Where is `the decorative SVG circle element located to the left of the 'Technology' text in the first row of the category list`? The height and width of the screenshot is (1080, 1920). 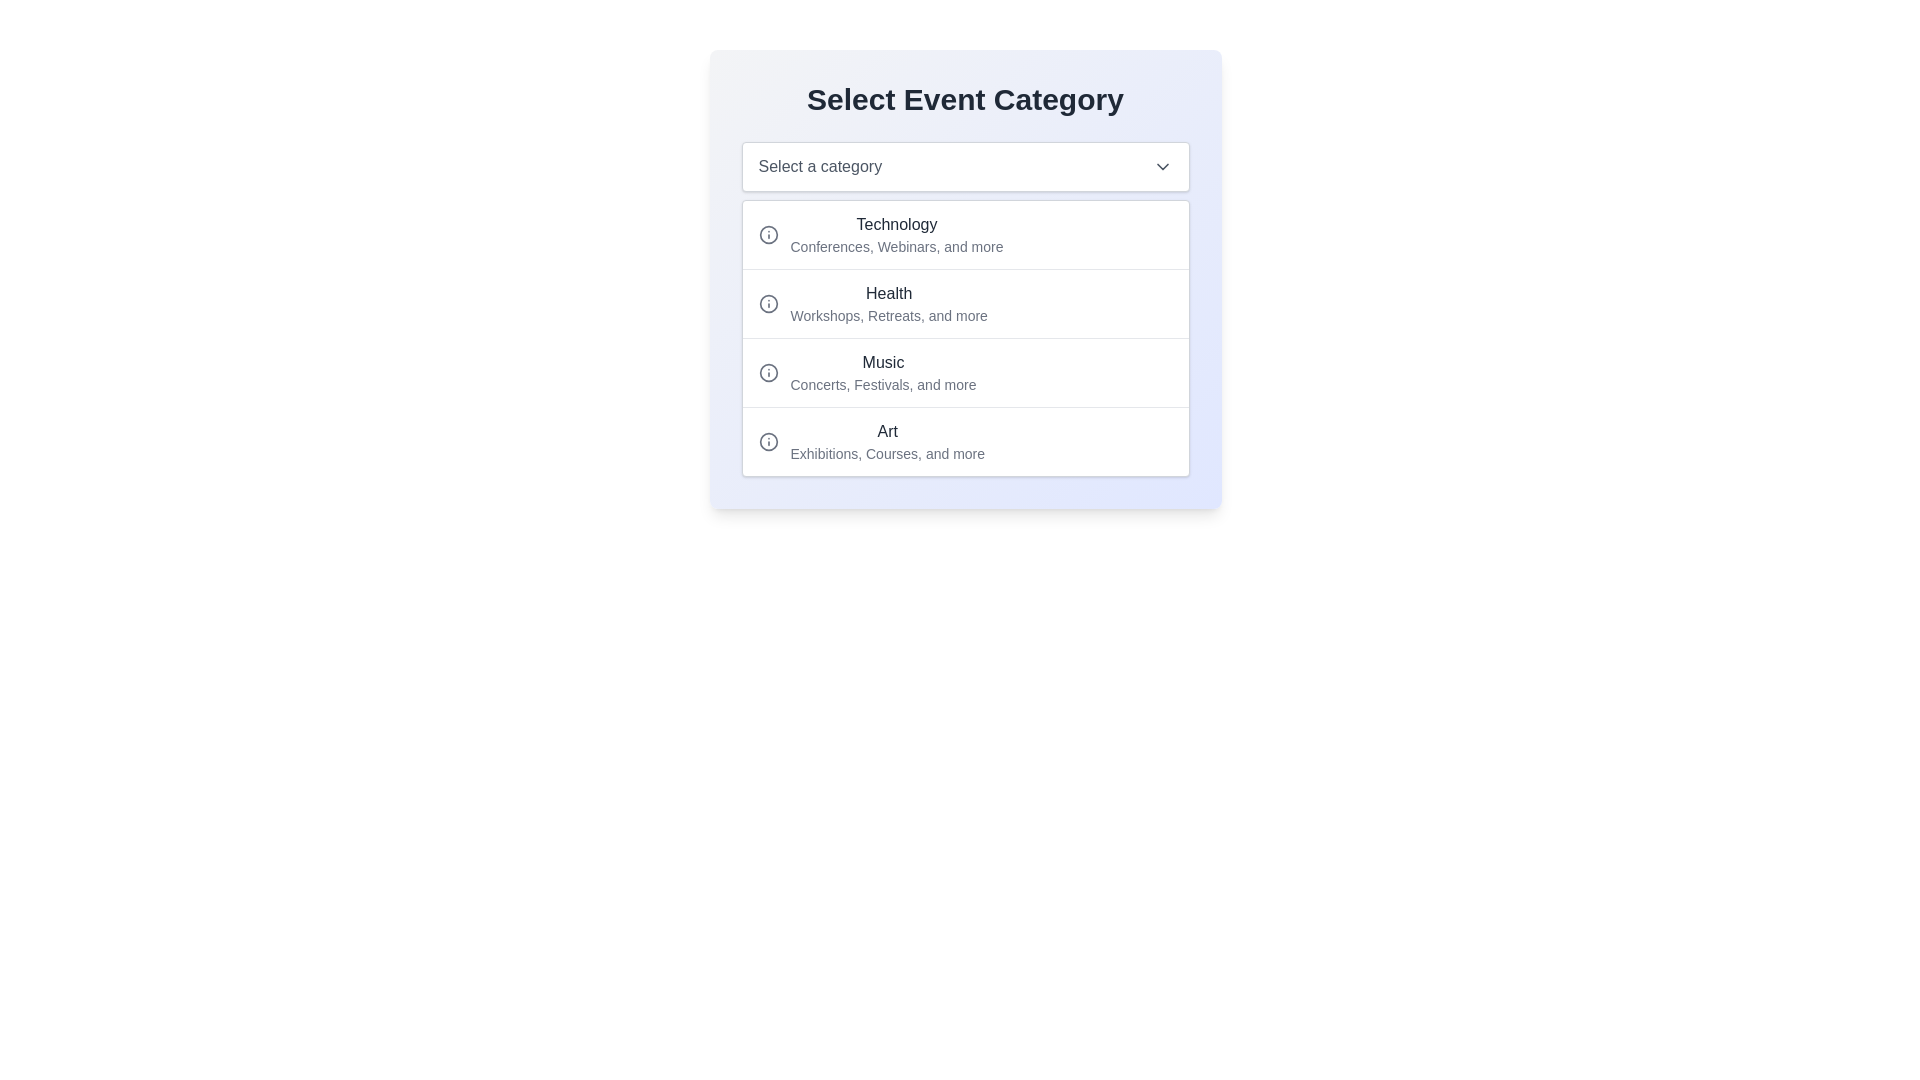 the decorative SVG circle element located to the left of the 'Technology' text in the first row of the category list is located at coordinates (767, 234).